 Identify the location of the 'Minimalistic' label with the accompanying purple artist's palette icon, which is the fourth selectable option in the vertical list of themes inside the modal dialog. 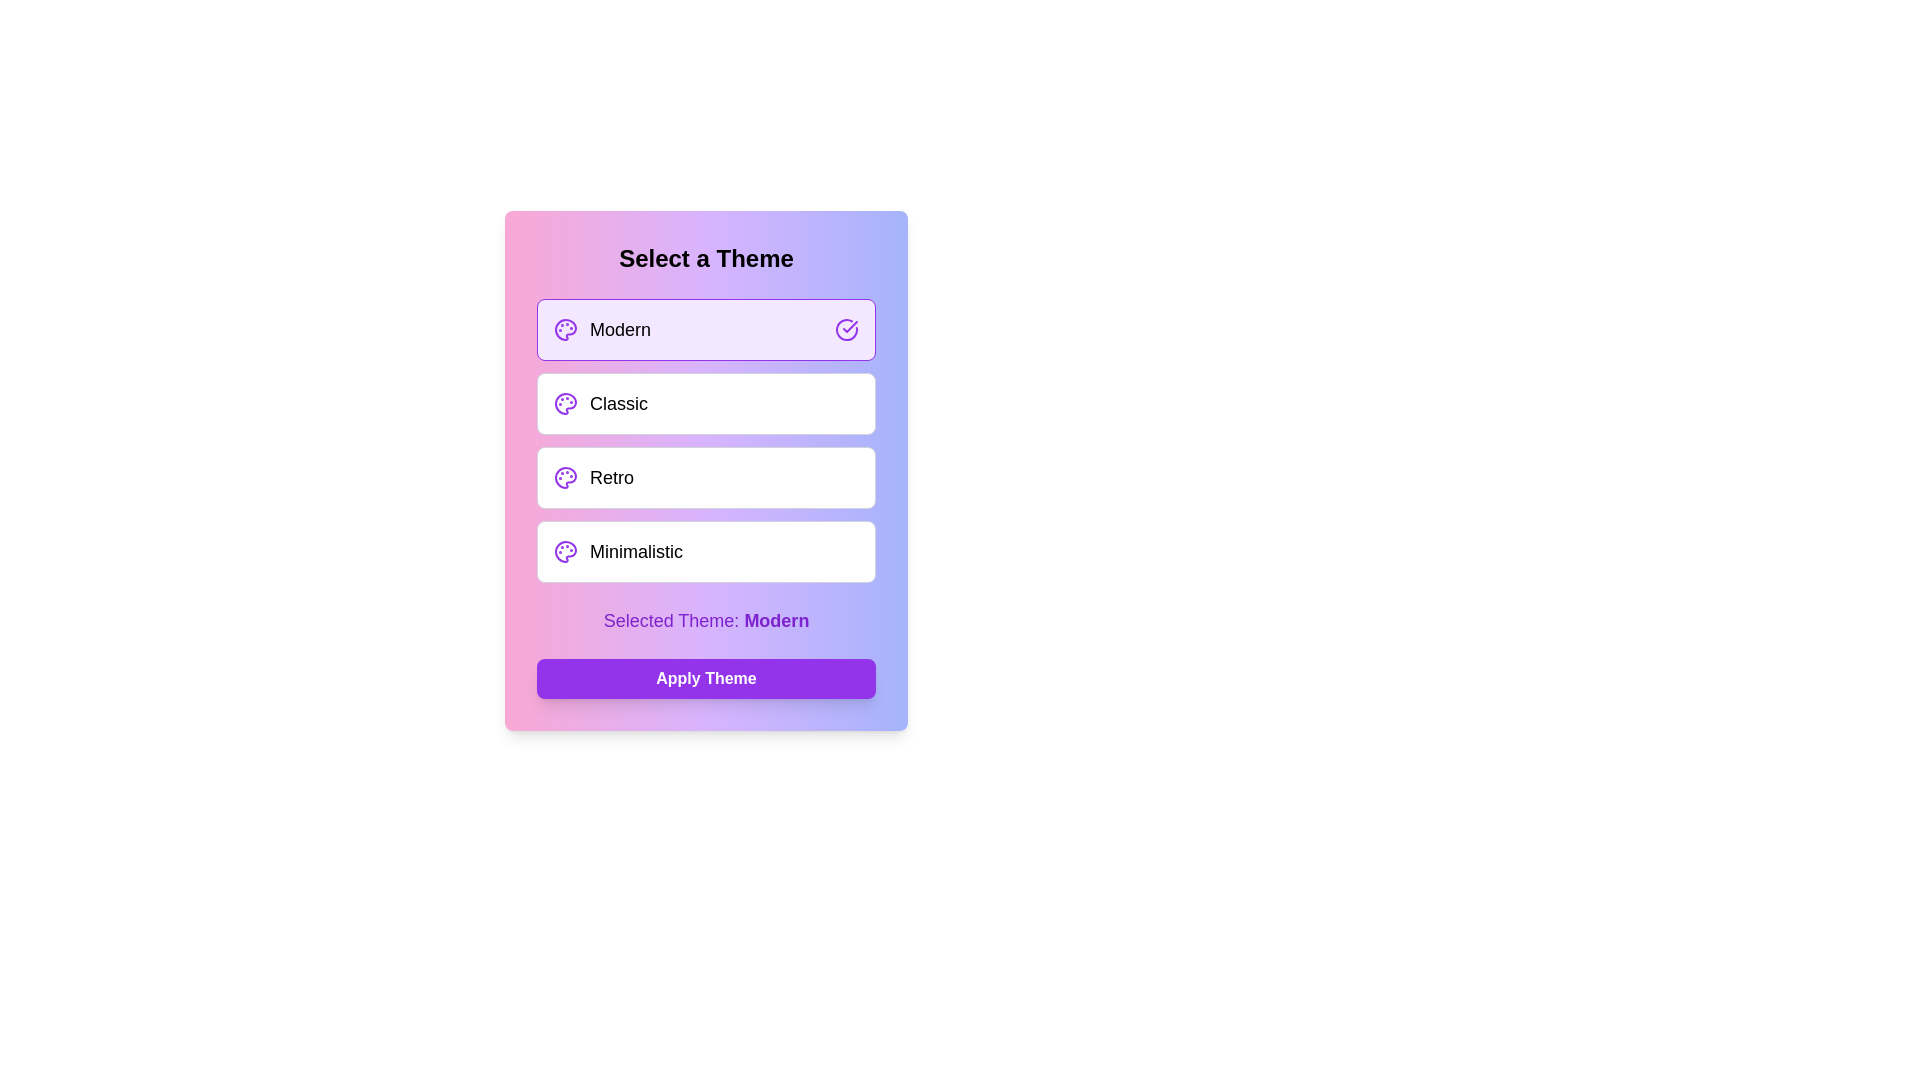
(617, 551).